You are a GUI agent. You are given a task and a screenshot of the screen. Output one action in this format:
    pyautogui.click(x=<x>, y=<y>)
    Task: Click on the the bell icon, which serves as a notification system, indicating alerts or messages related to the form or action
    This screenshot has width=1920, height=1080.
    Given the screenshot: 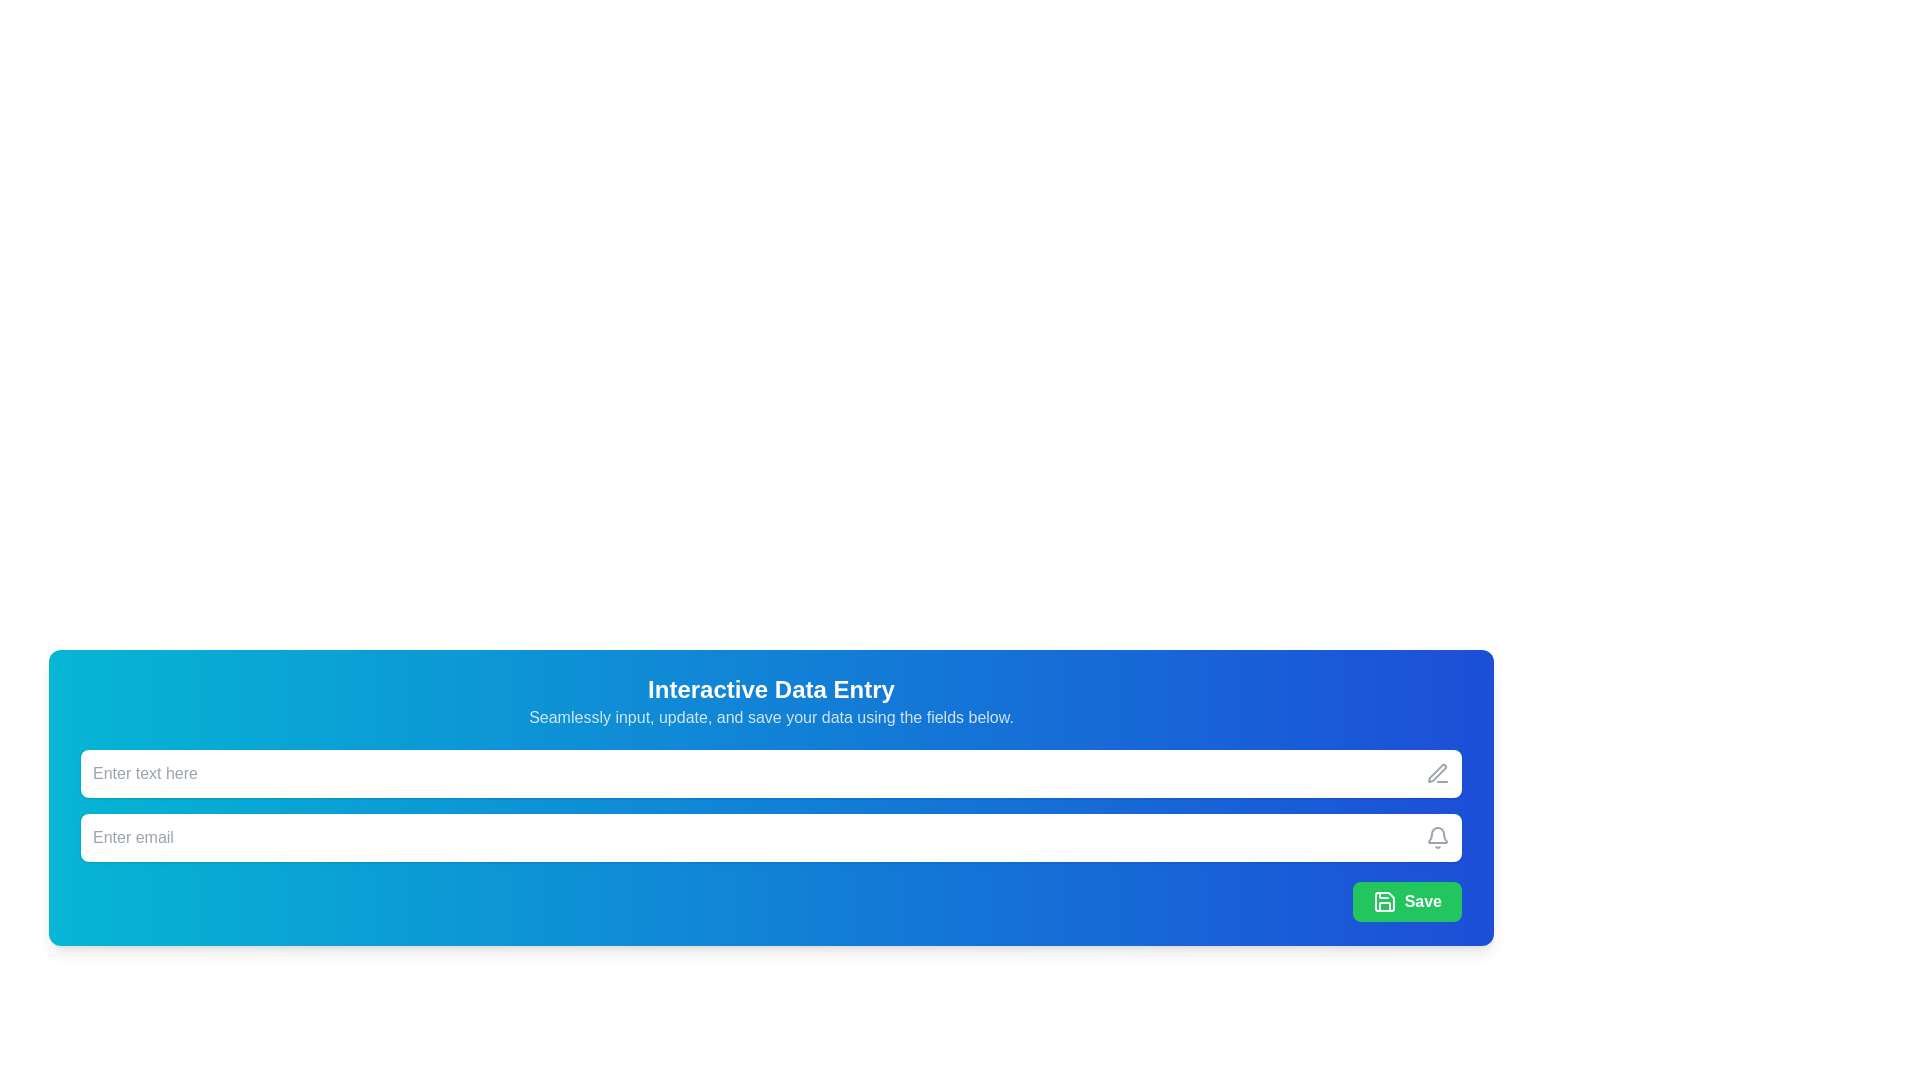 What is the action you would take?
    pyautogui.click(x=1437, y=837)
    